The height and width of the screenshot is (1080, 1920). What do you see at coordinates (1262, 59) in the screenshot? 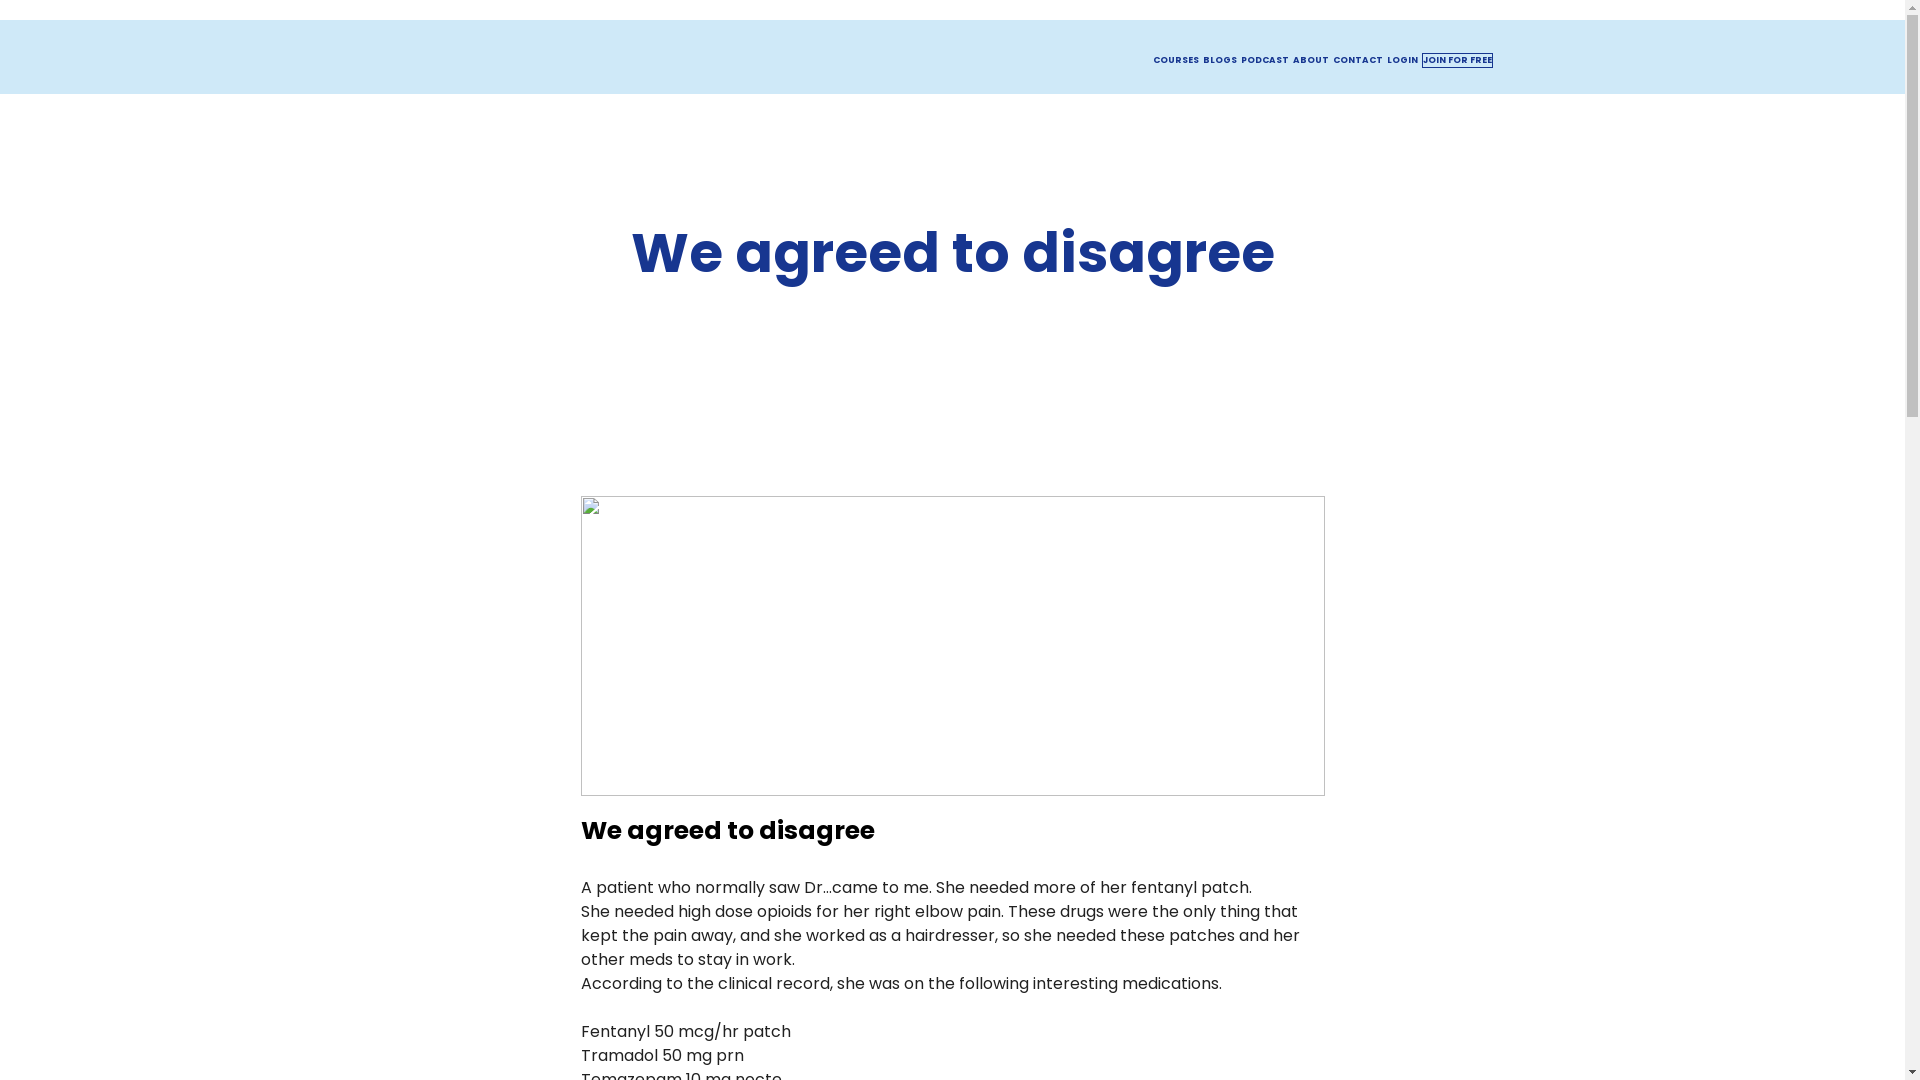
I see `'PODCAST'` at bounding box center [1262, 59].